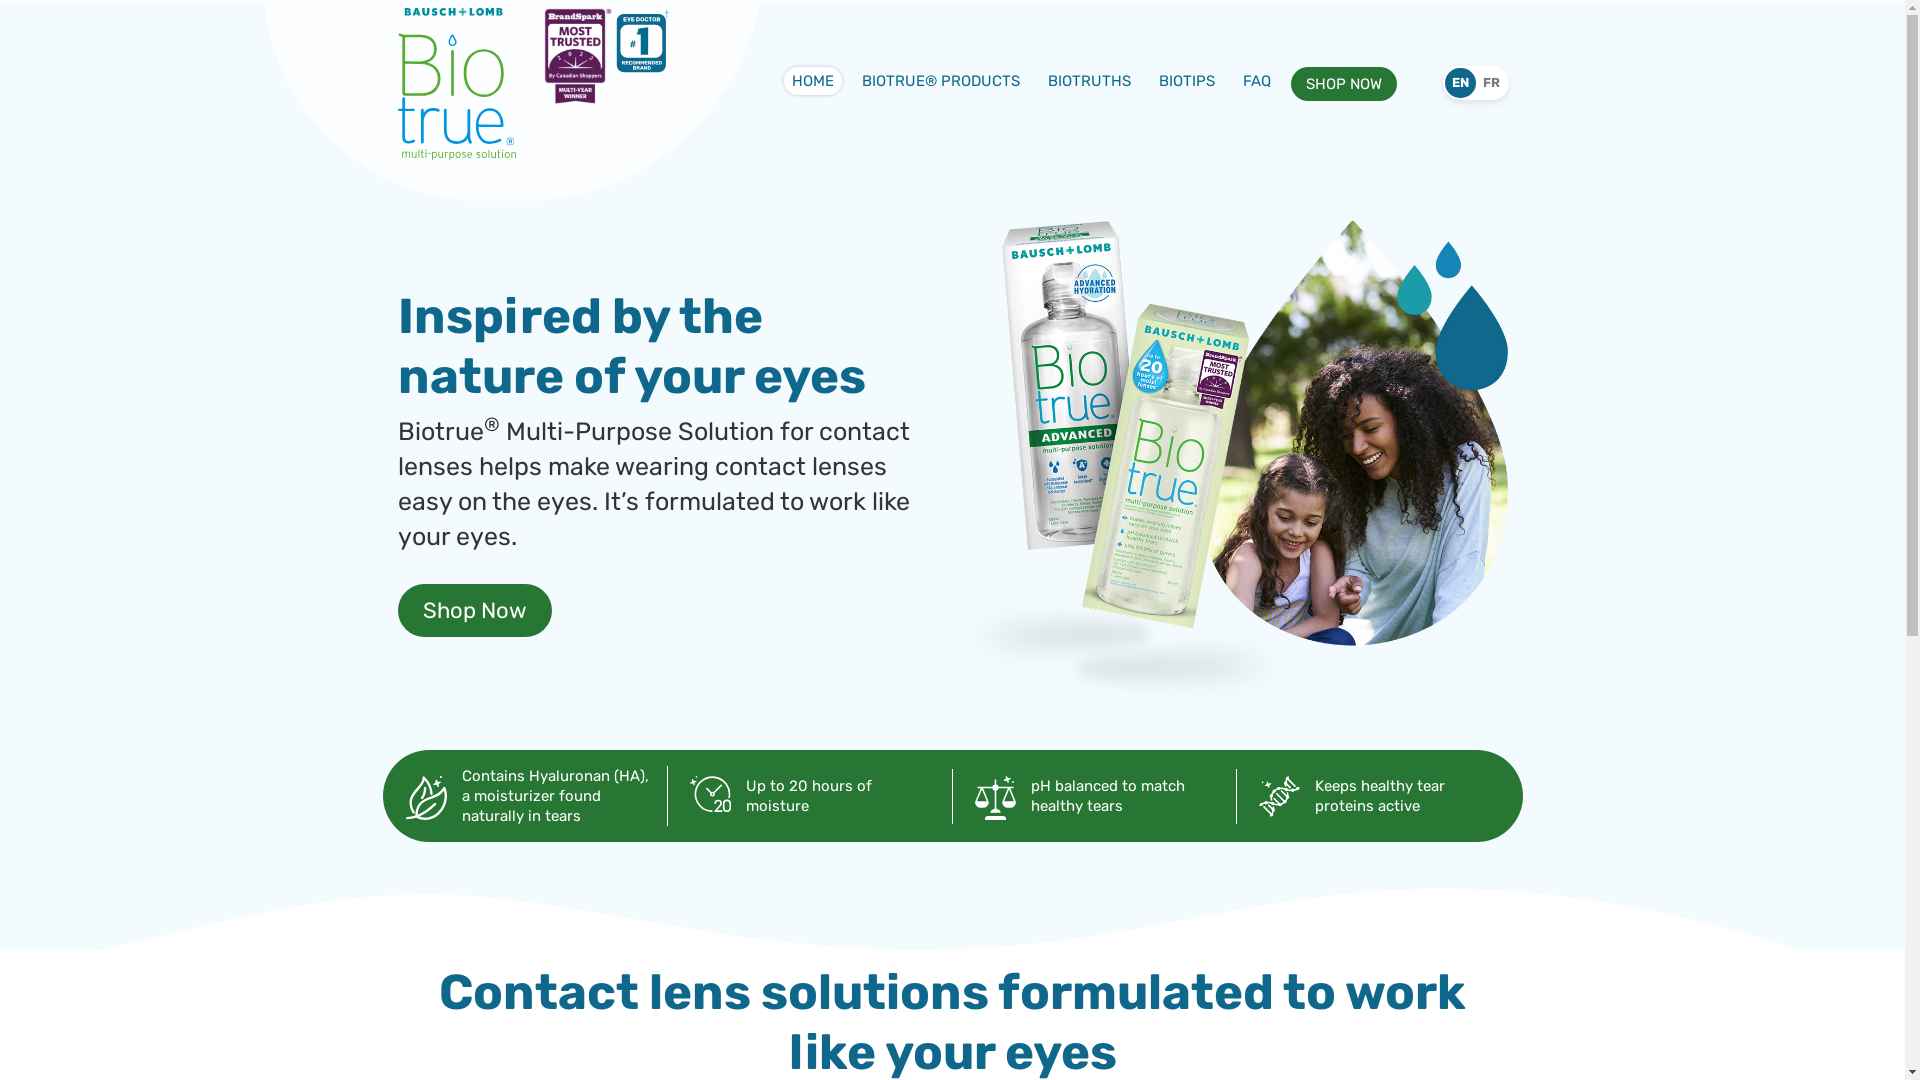  I want to click on 'SHOP NOW', so click(1343, 83).